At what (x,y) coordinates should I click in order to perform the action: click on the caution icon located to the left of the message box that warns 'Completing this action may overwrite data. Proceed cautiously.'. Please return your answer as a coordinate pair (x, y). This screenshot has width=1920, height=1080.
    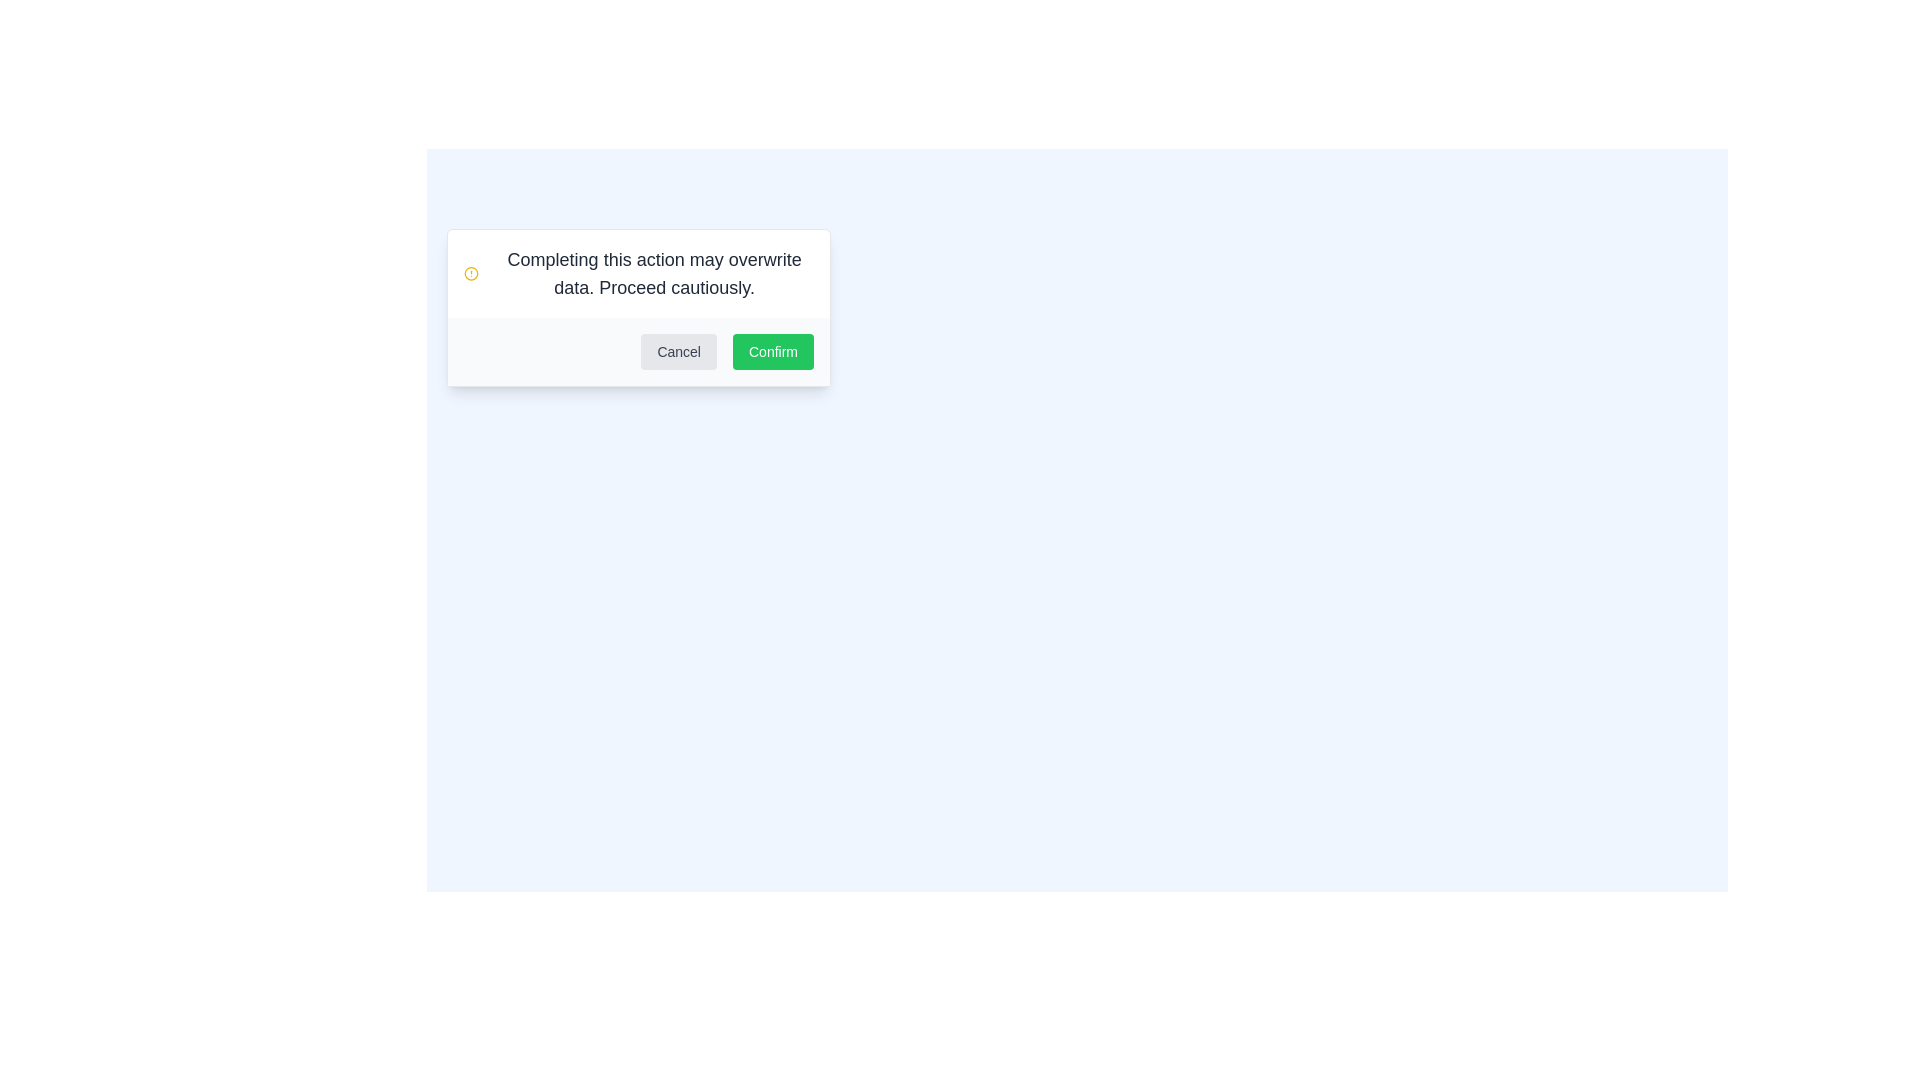
    Looking at the image, I should click on (470, 273).